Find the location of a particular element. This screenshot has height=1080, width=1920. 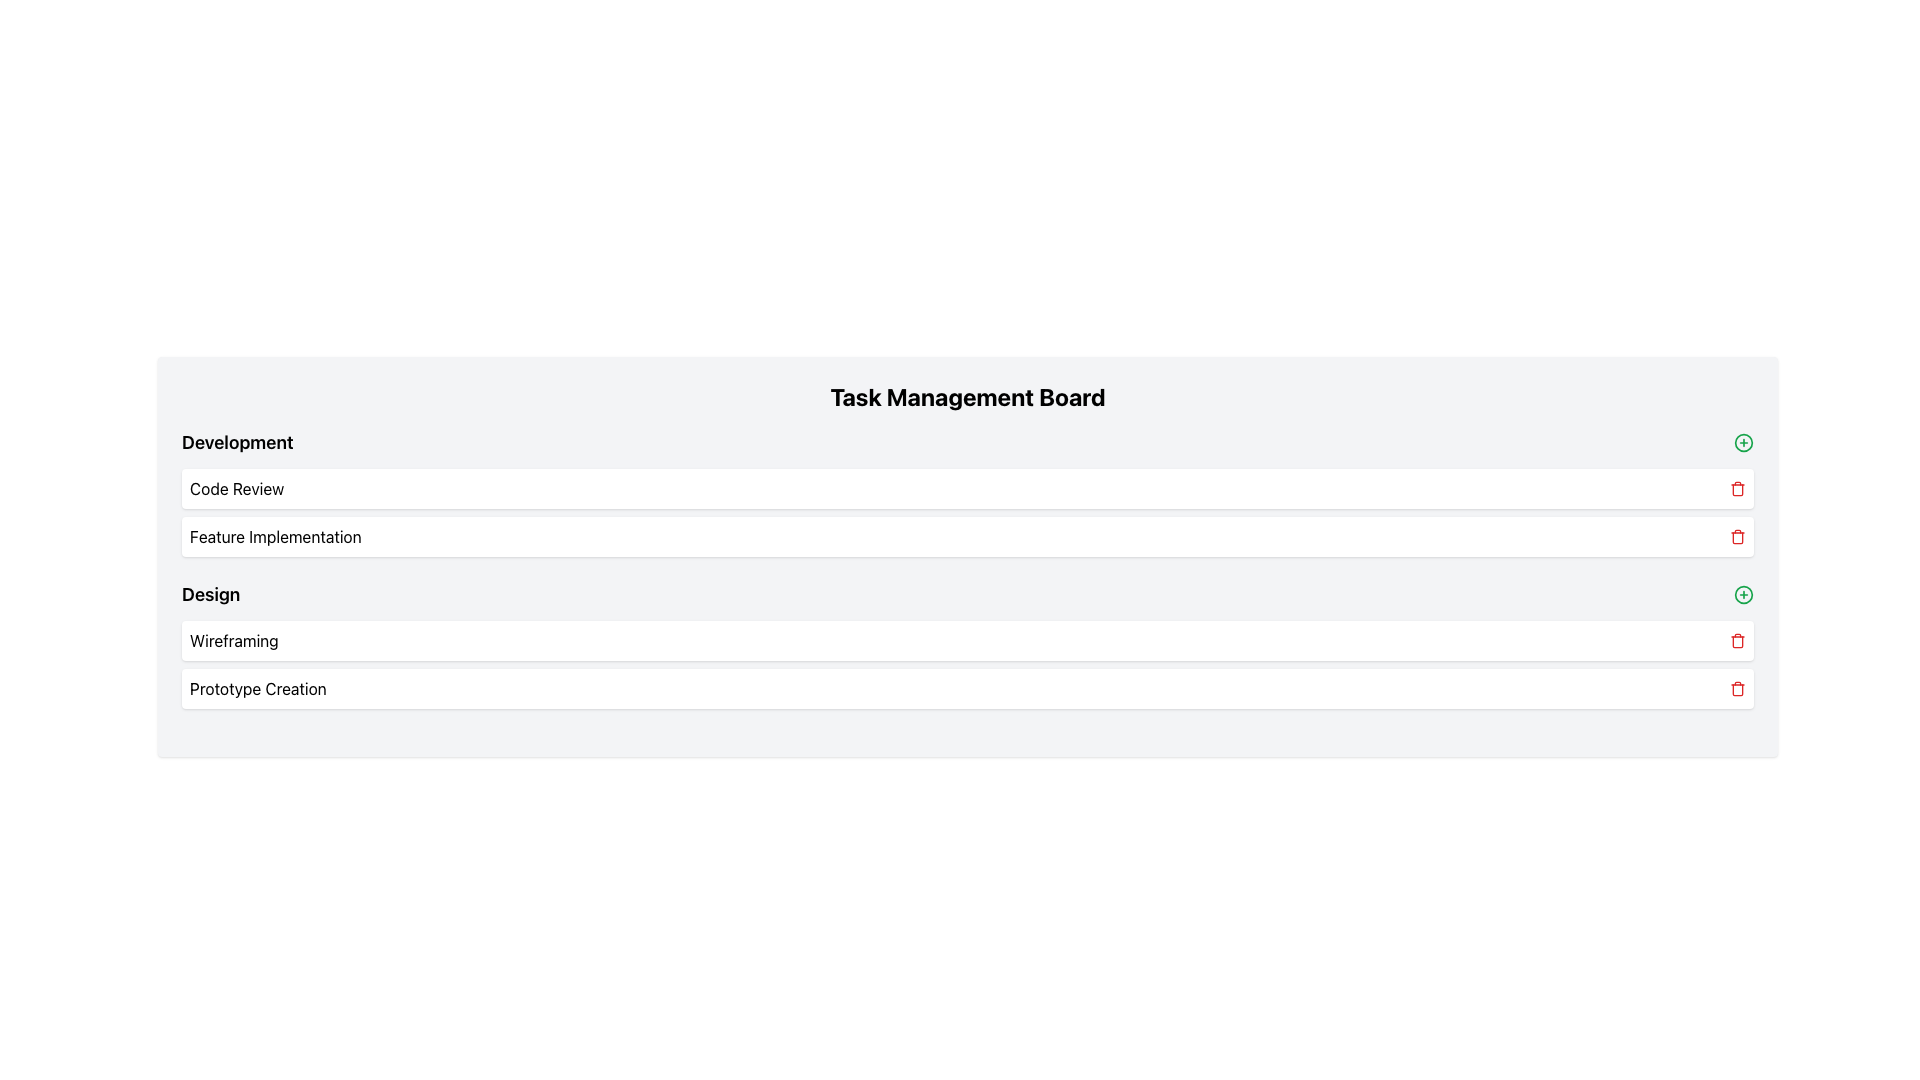

the circular icon button with a plus symbol, styled with a green outline, located to the right of the last item in the 'Design' section titled 'Prototype Creation' is located at coordinates (1742, 593).